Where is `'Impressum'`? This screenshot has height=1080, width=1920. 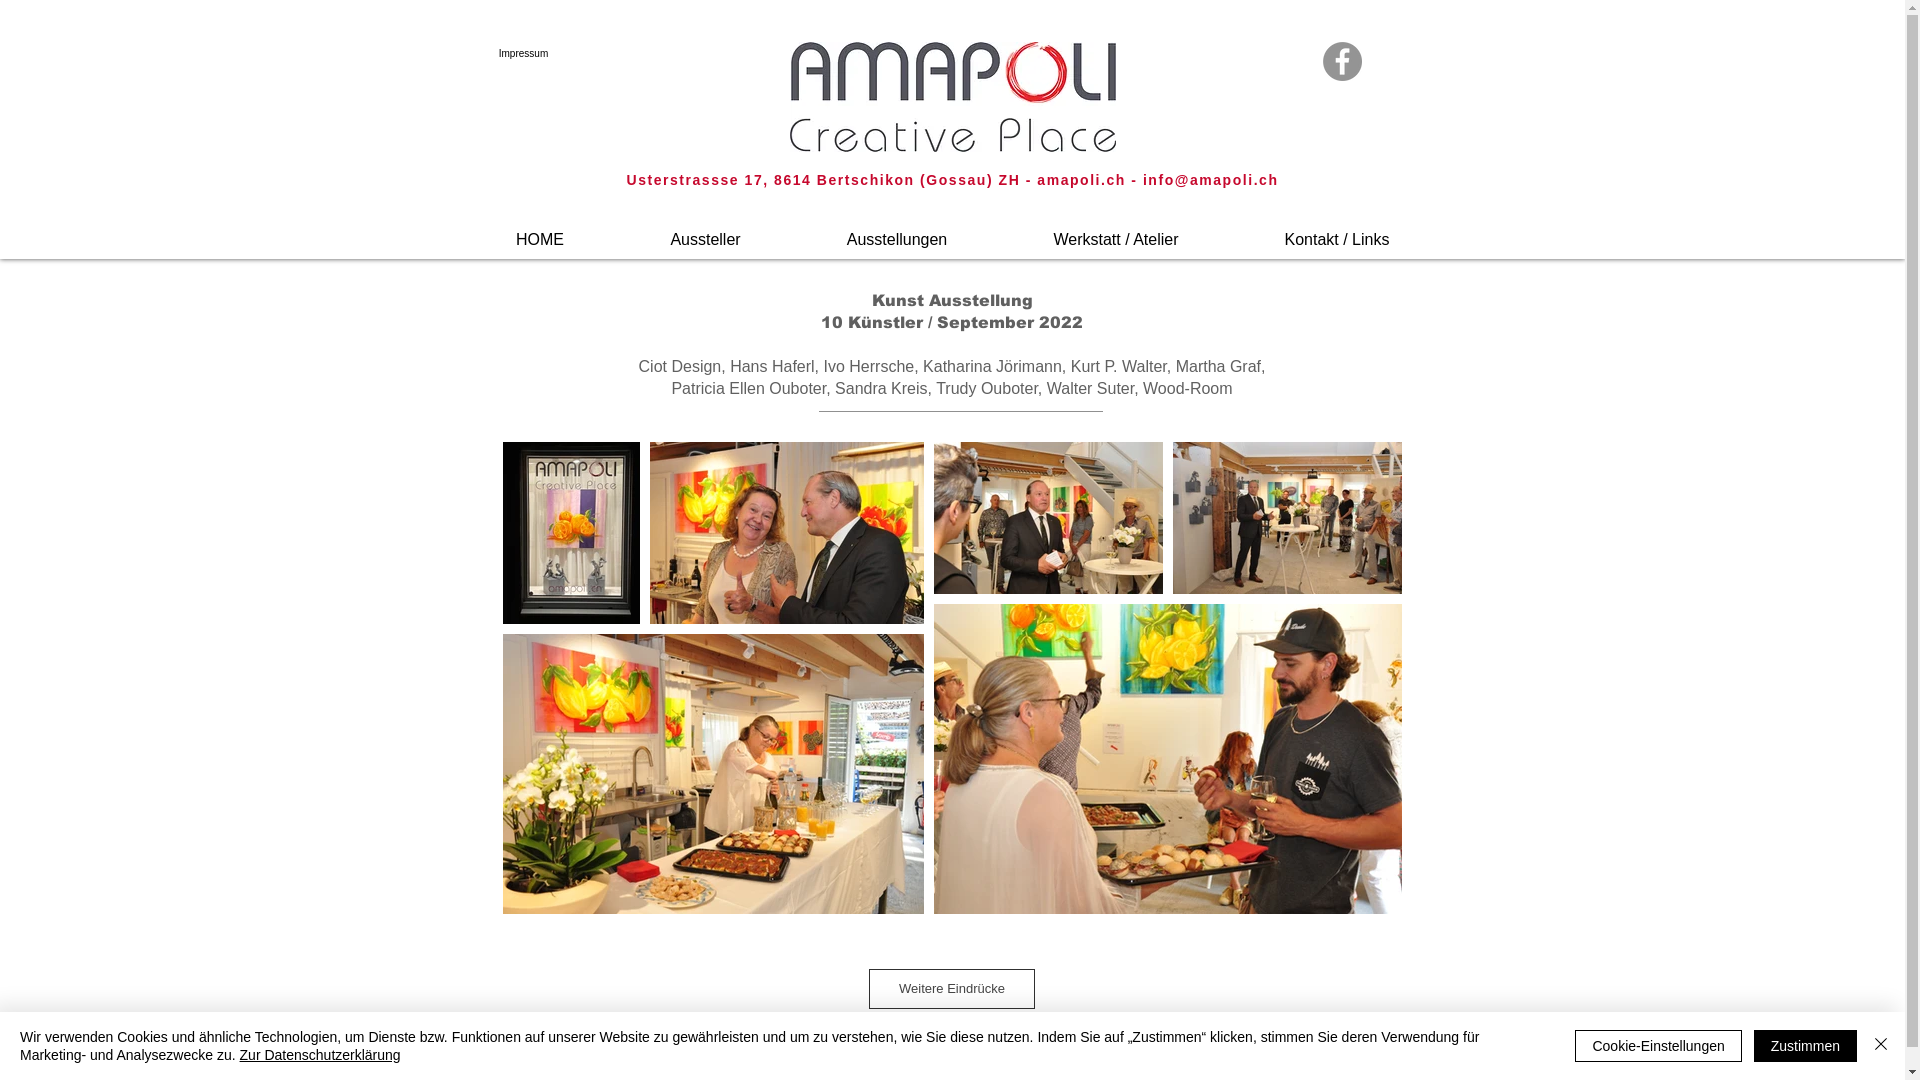 'Impressum' is located at coordinates (481, 52).